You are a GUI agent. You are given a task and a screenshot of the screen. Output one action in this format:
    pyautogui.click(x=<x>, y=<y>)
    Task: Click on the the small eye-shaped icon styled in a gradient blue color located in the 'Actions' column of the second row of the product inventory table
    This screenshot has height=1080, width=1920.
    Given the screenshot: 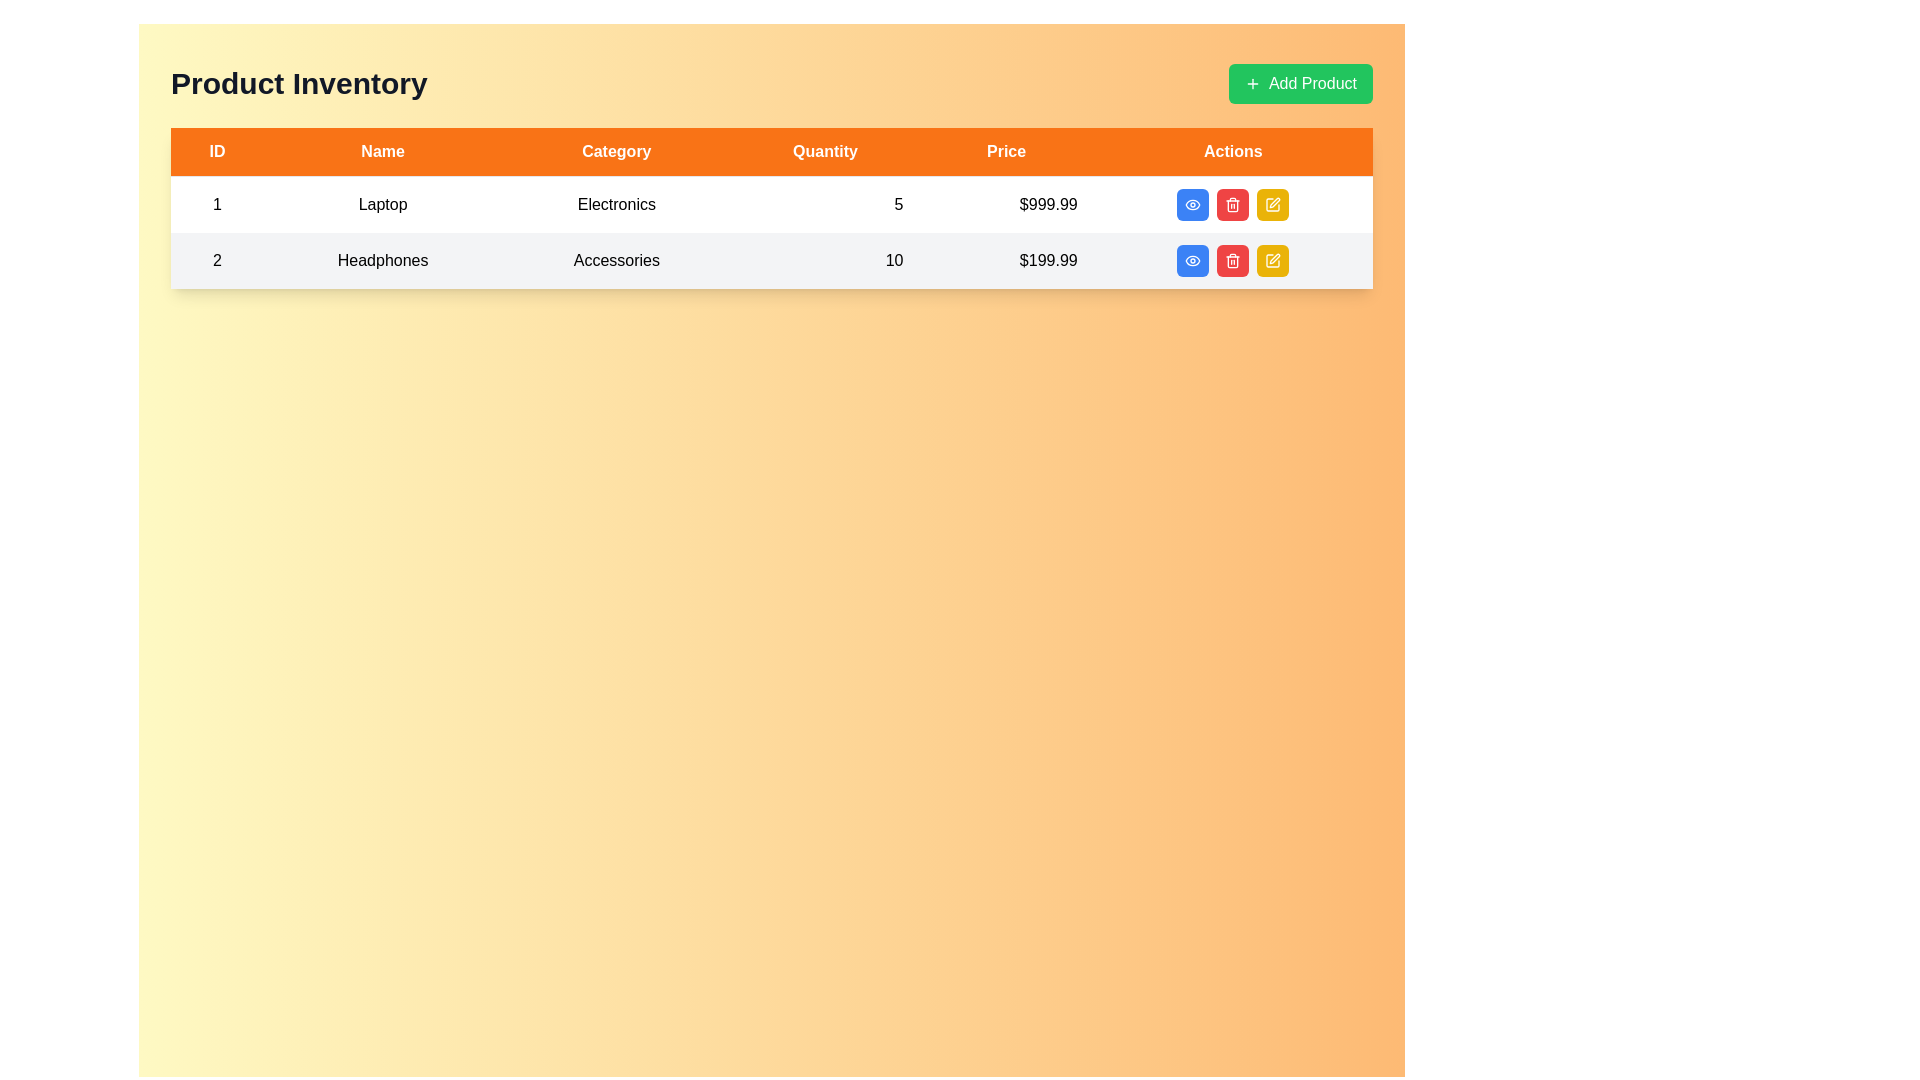 What is the action you would take?
    pyautogui.click(x=1193, y=204)
    